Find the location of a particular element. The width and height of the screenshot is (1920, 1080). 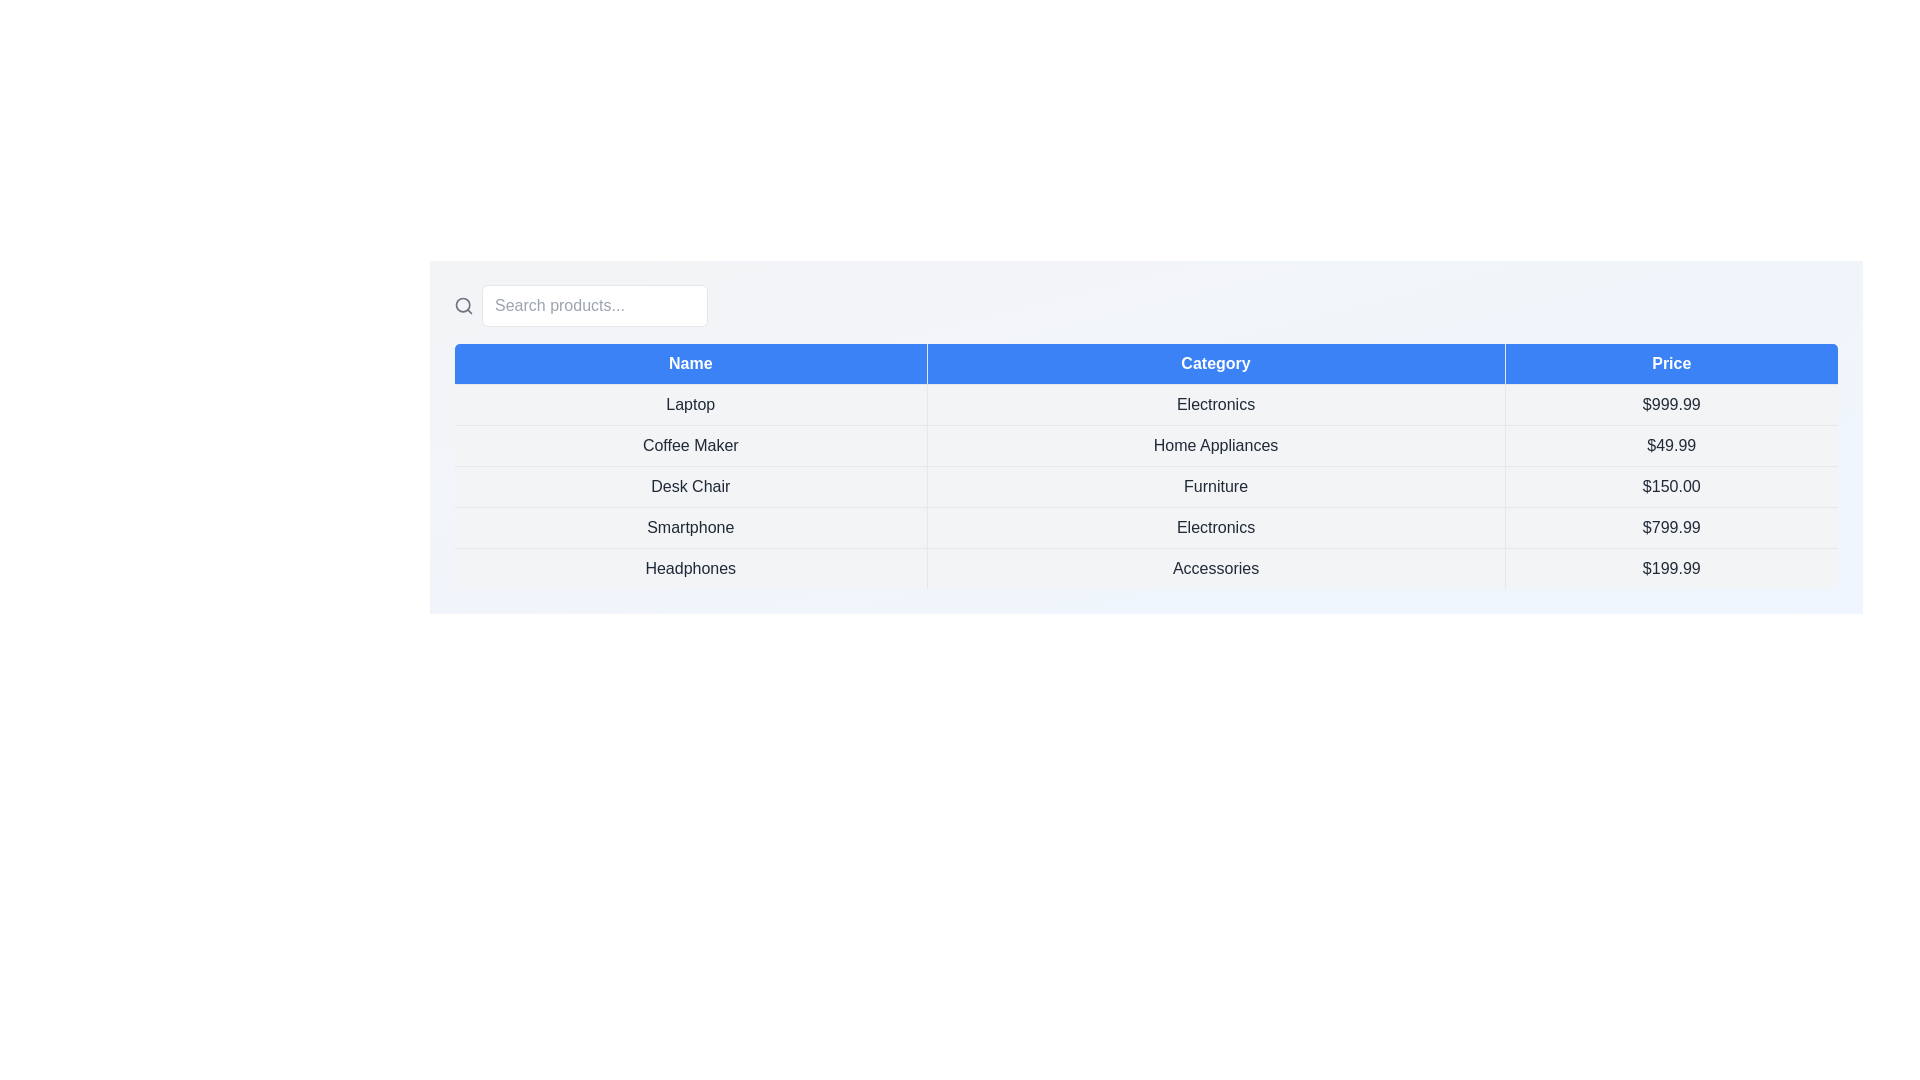

the text block displaying 'Electronics' in the second column of the first data row within a table, which is styled with a center-aligned font and bordered for distinction is located at coordinates (1215, 405).